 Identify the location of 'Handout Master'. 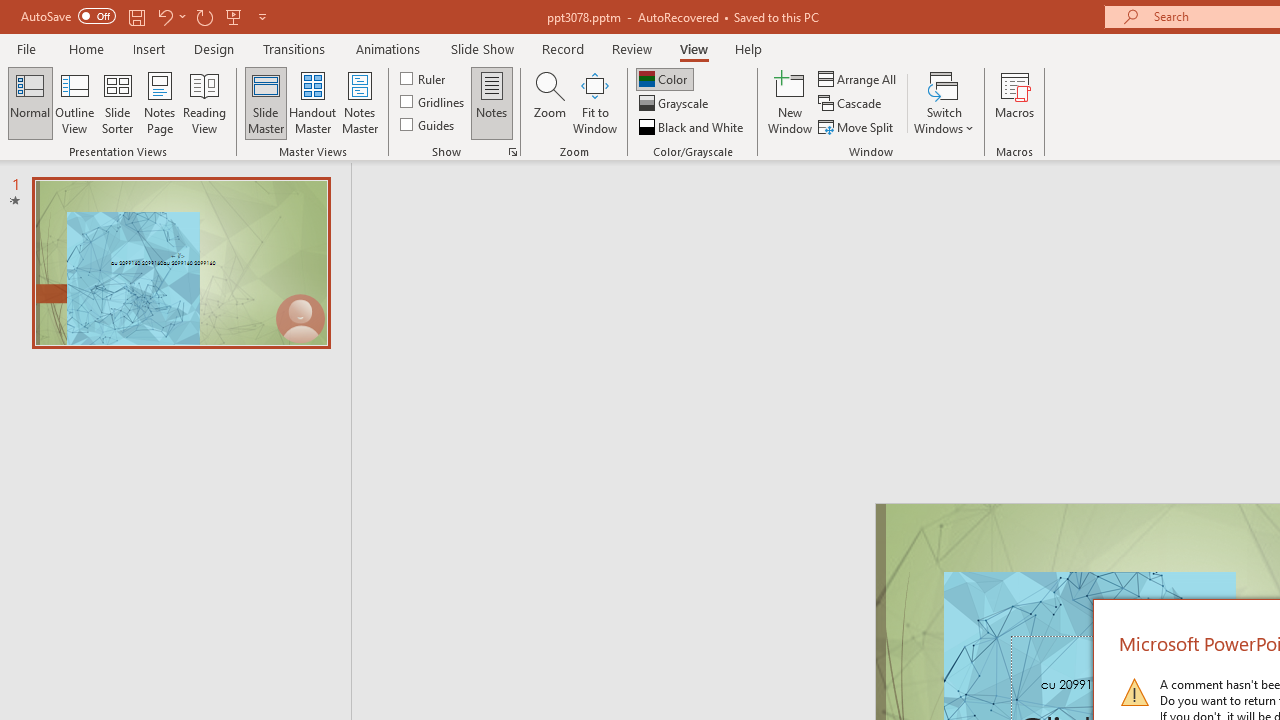
(311, 103).